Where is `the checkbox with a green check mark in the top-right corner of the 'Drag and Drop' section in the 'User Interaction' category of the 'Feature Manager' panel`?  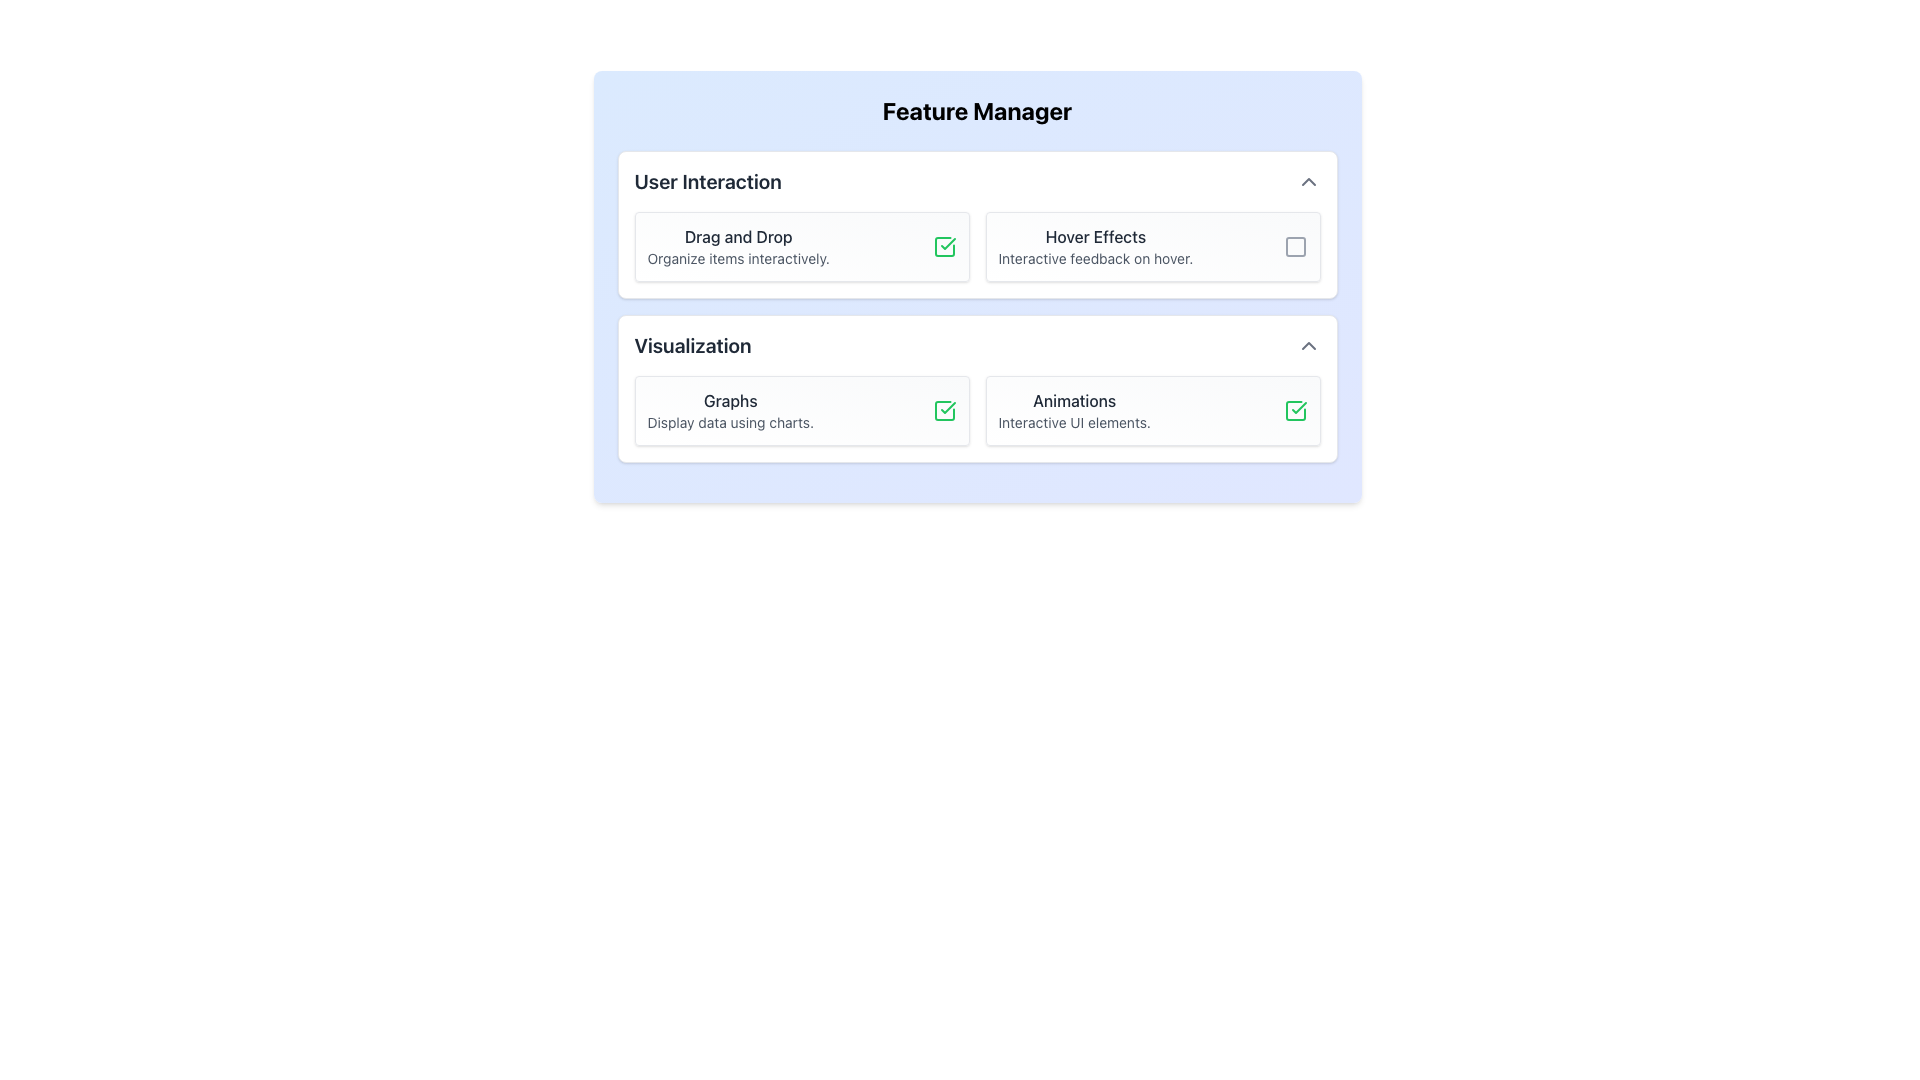
the checkbox with a green check mark in the top-right corner of the 'Drag and Drop' section in the 'User Interaction' category of the 'Feature Manager' panel is located at coordinates (943, 245).